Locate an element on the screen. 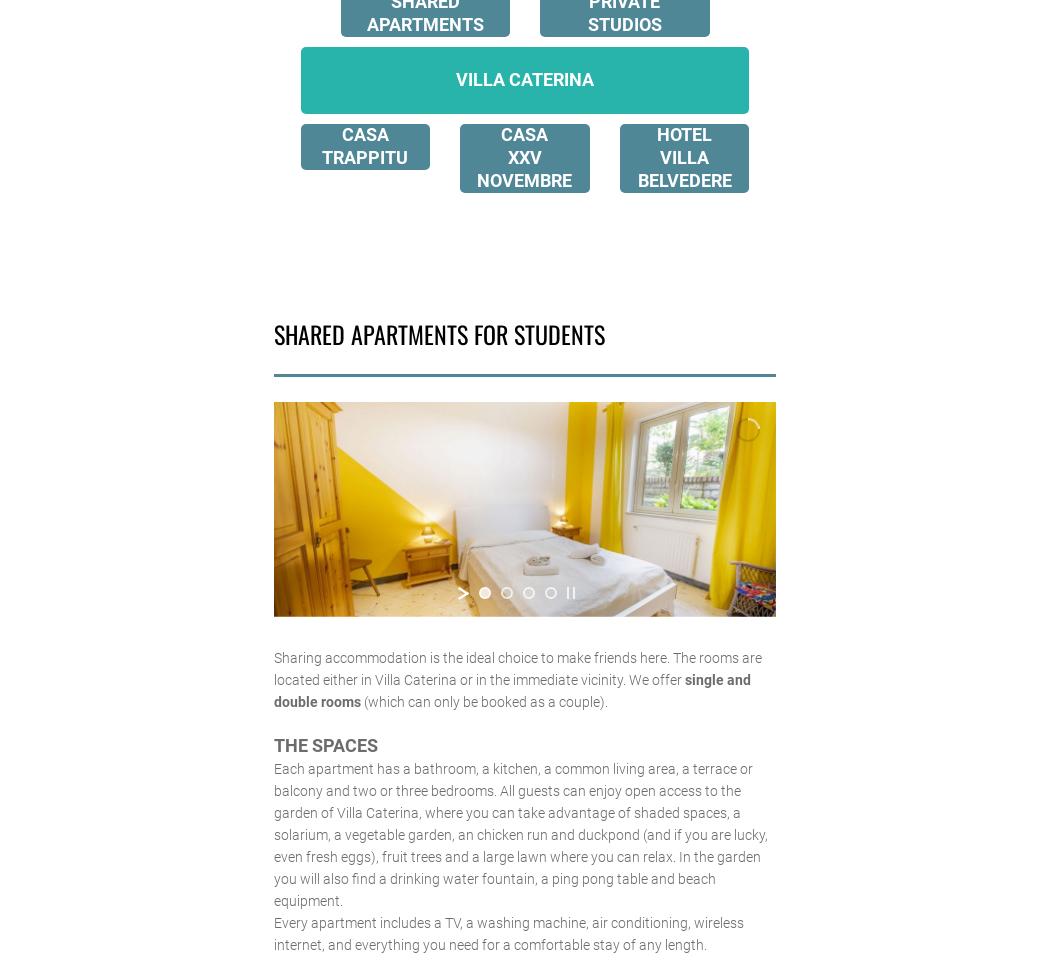 This screenshot has height=971, width=1050. 'THE SPACES' is located at coordinates (324, 743).